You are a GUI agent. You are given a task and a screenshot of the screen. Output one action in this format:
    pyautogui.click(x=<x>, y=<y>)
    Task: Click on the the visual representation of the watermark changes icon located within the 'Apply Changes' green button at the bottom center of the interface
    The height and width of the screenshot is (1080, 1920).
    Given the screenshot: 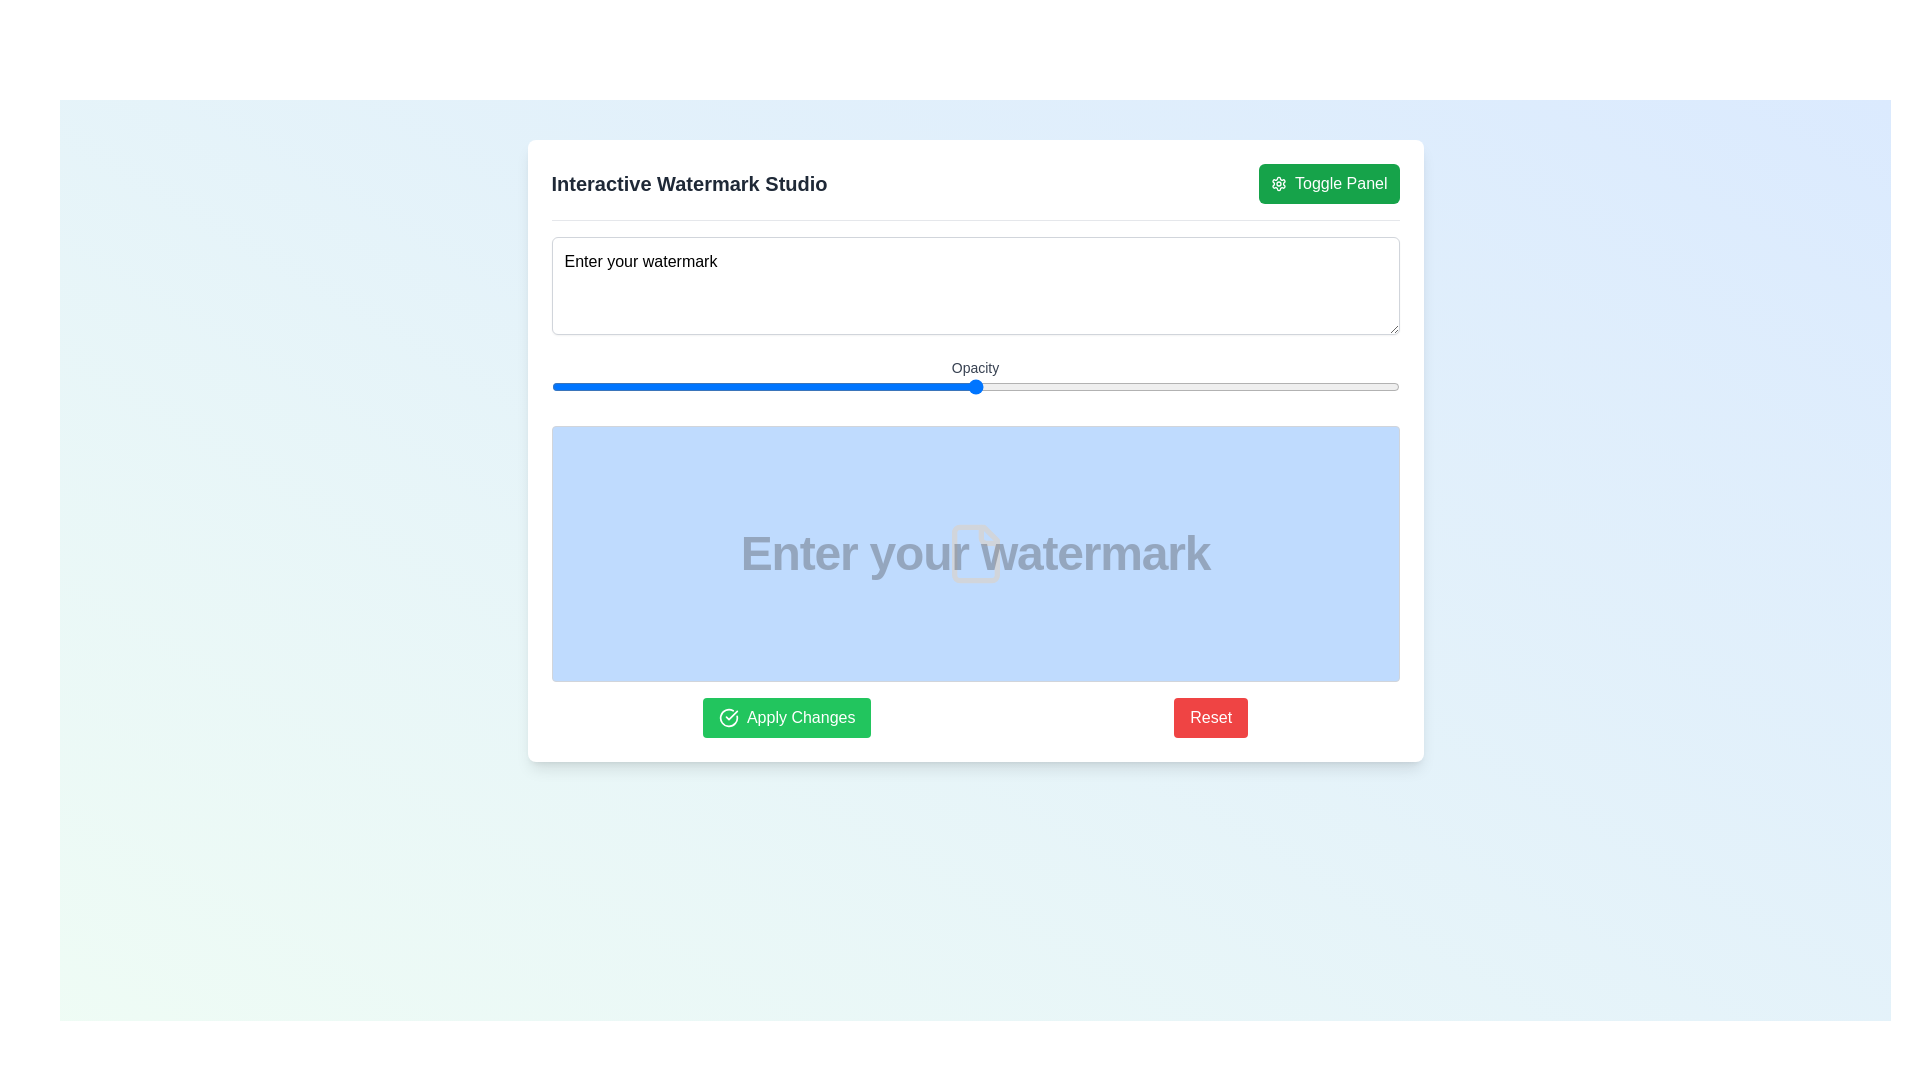 What is the action you would take?
    pyautogui.click(x=727, y=716)
    